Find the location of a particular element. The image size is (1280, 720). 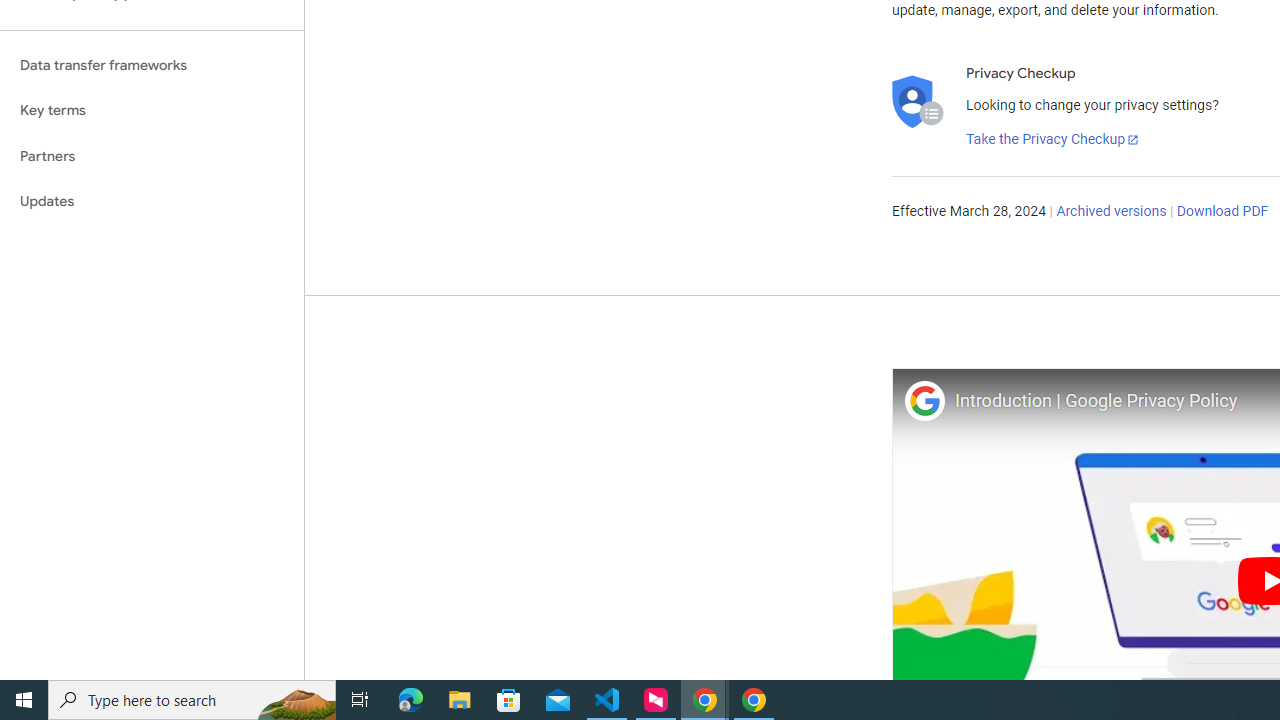

'Download PDF' is located at coordinates (1221, 212).